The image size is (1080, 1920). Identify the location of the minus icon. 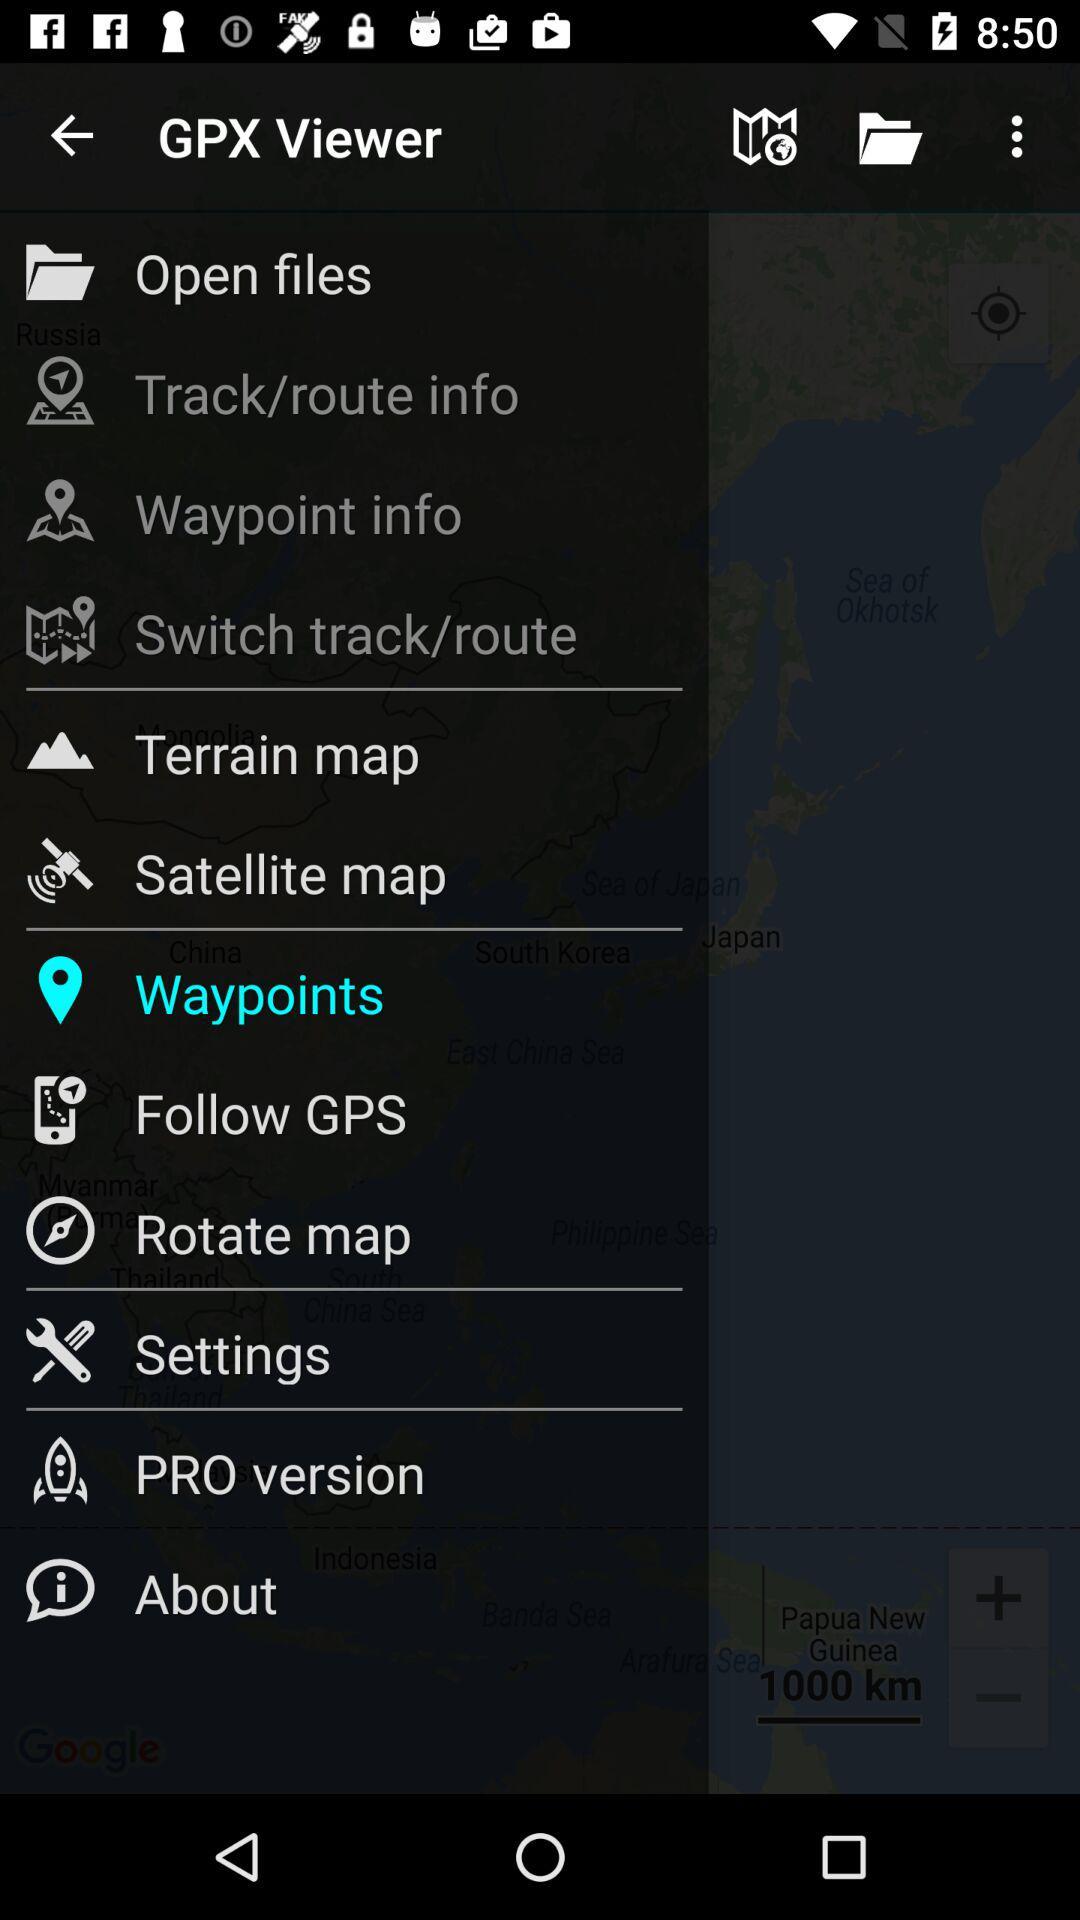
(998, 1699).